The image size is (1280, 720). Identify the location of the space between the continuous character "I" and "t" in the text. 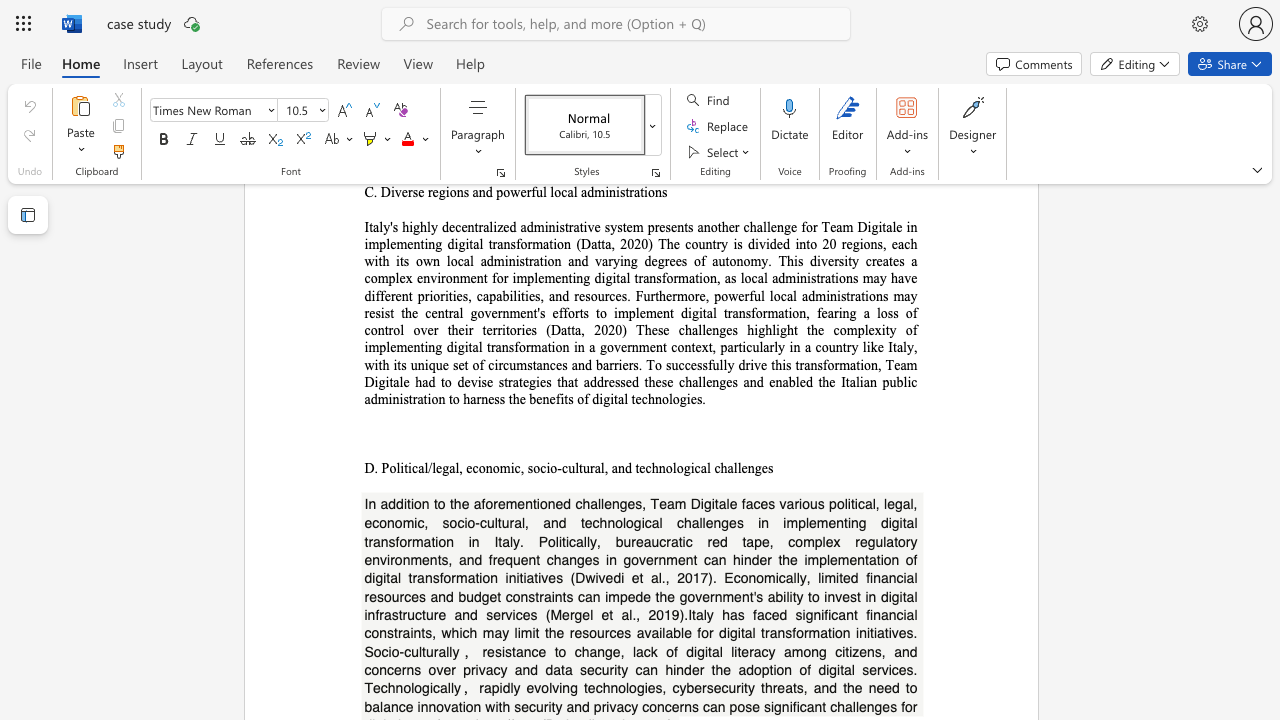
(498, 541).